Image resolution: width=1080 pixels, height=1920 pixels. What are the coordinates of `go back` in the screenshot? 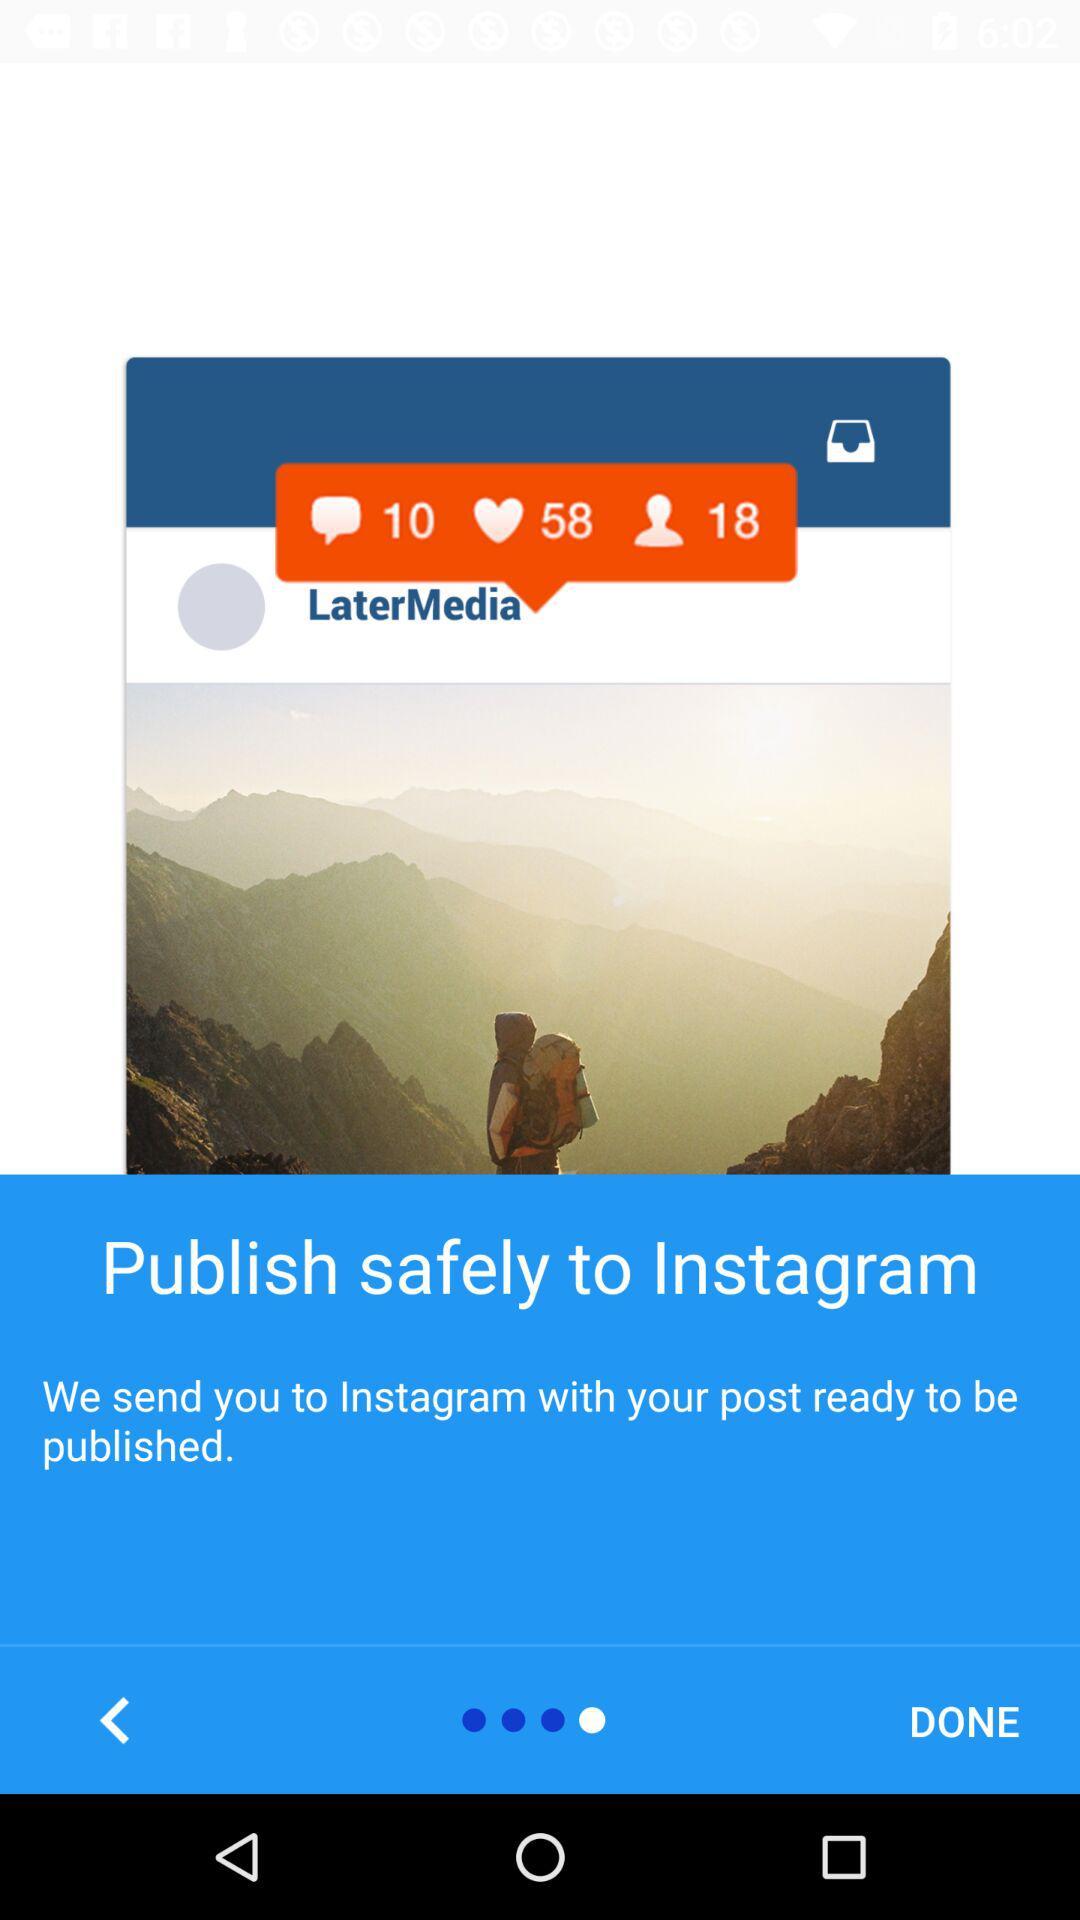 It's located at (115, 1719).